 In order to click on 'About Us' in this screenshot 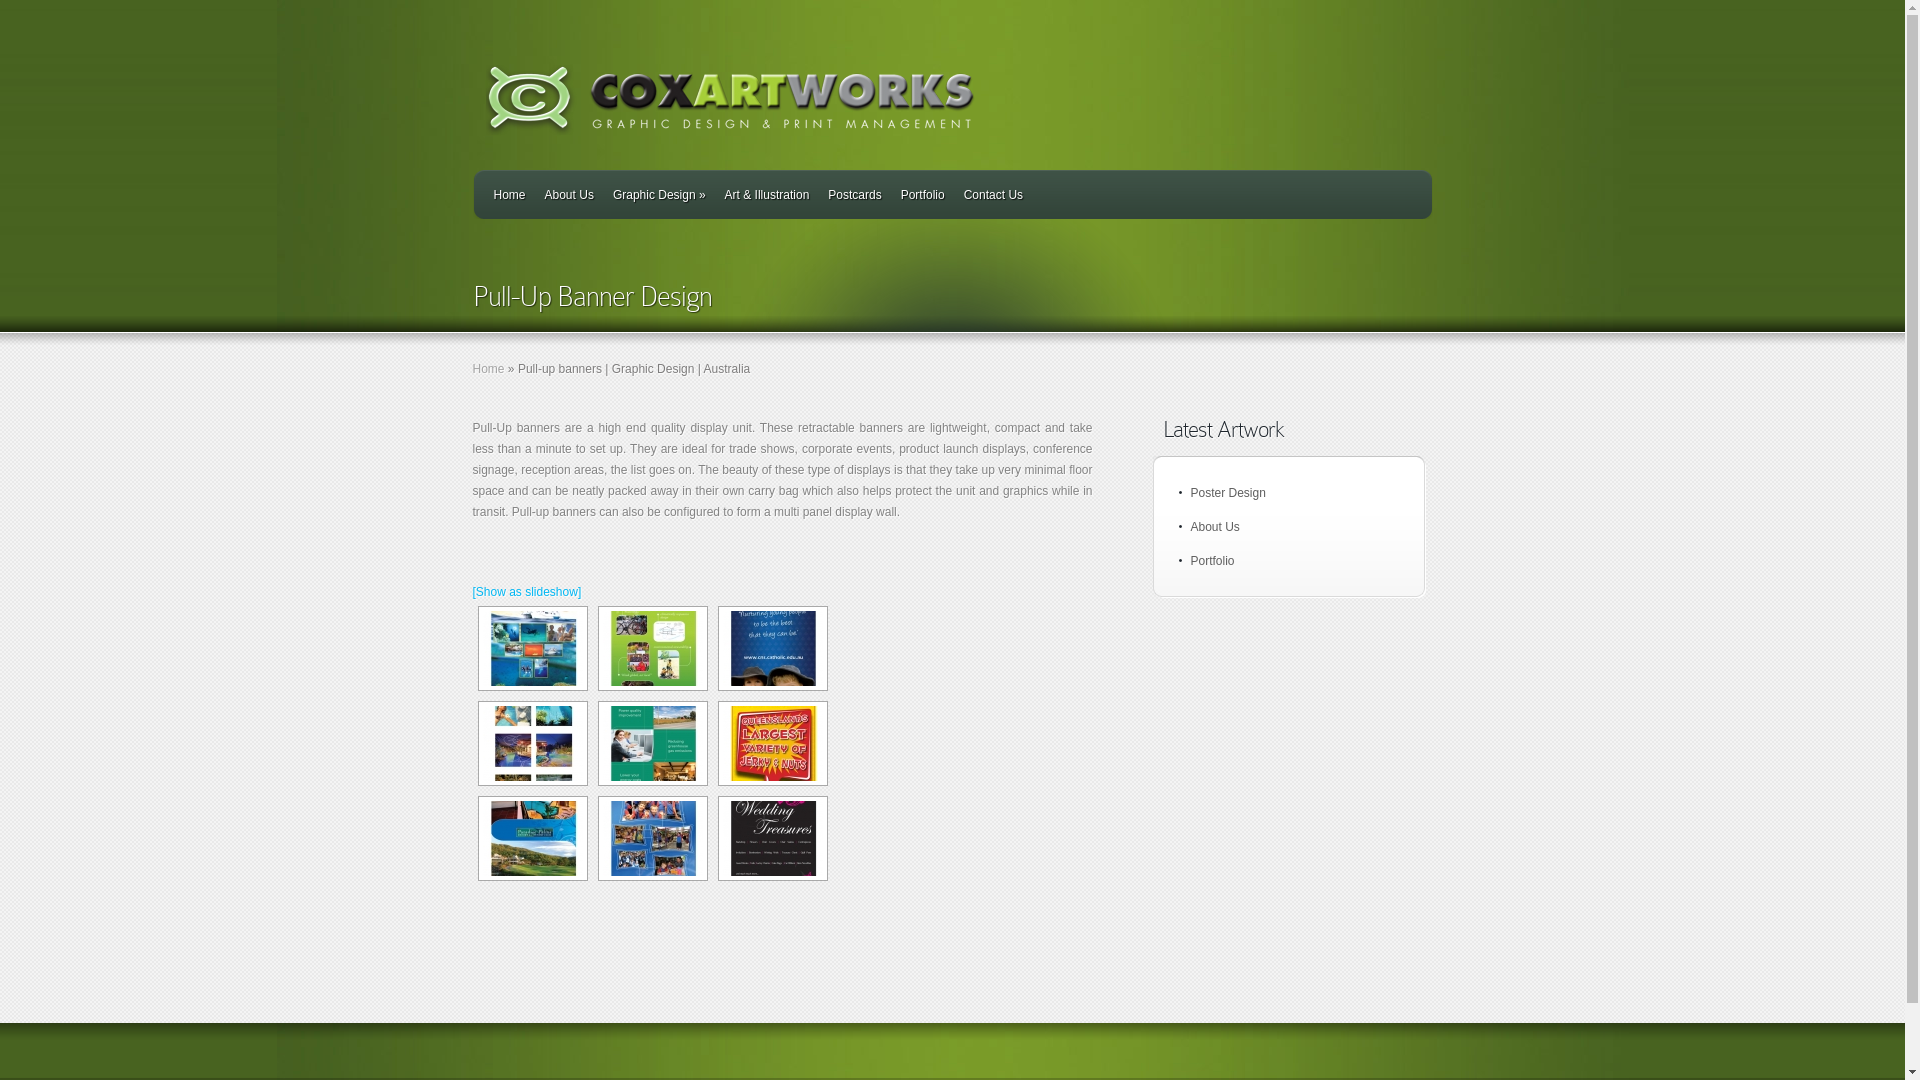, I will do `click(1190, 526)`.